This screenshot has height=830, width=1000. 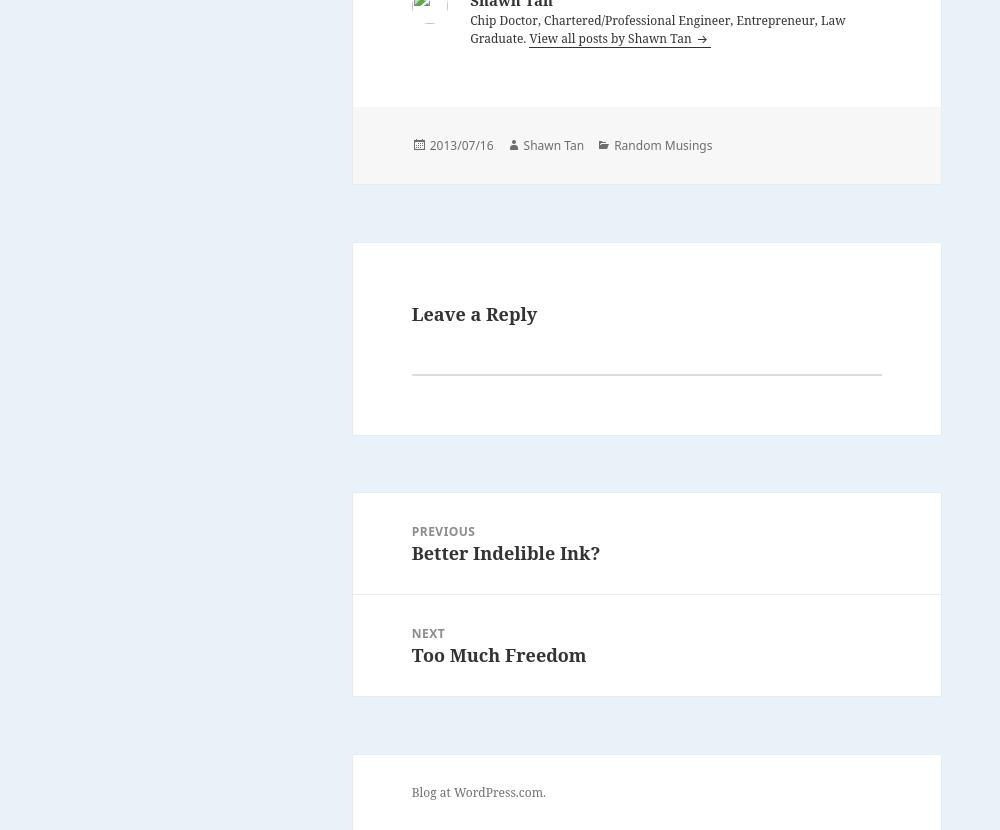 What do you see at coordinates (663, 143) in the screenshot?
I see `'Random Musings'` at bounding box center [663, 143].